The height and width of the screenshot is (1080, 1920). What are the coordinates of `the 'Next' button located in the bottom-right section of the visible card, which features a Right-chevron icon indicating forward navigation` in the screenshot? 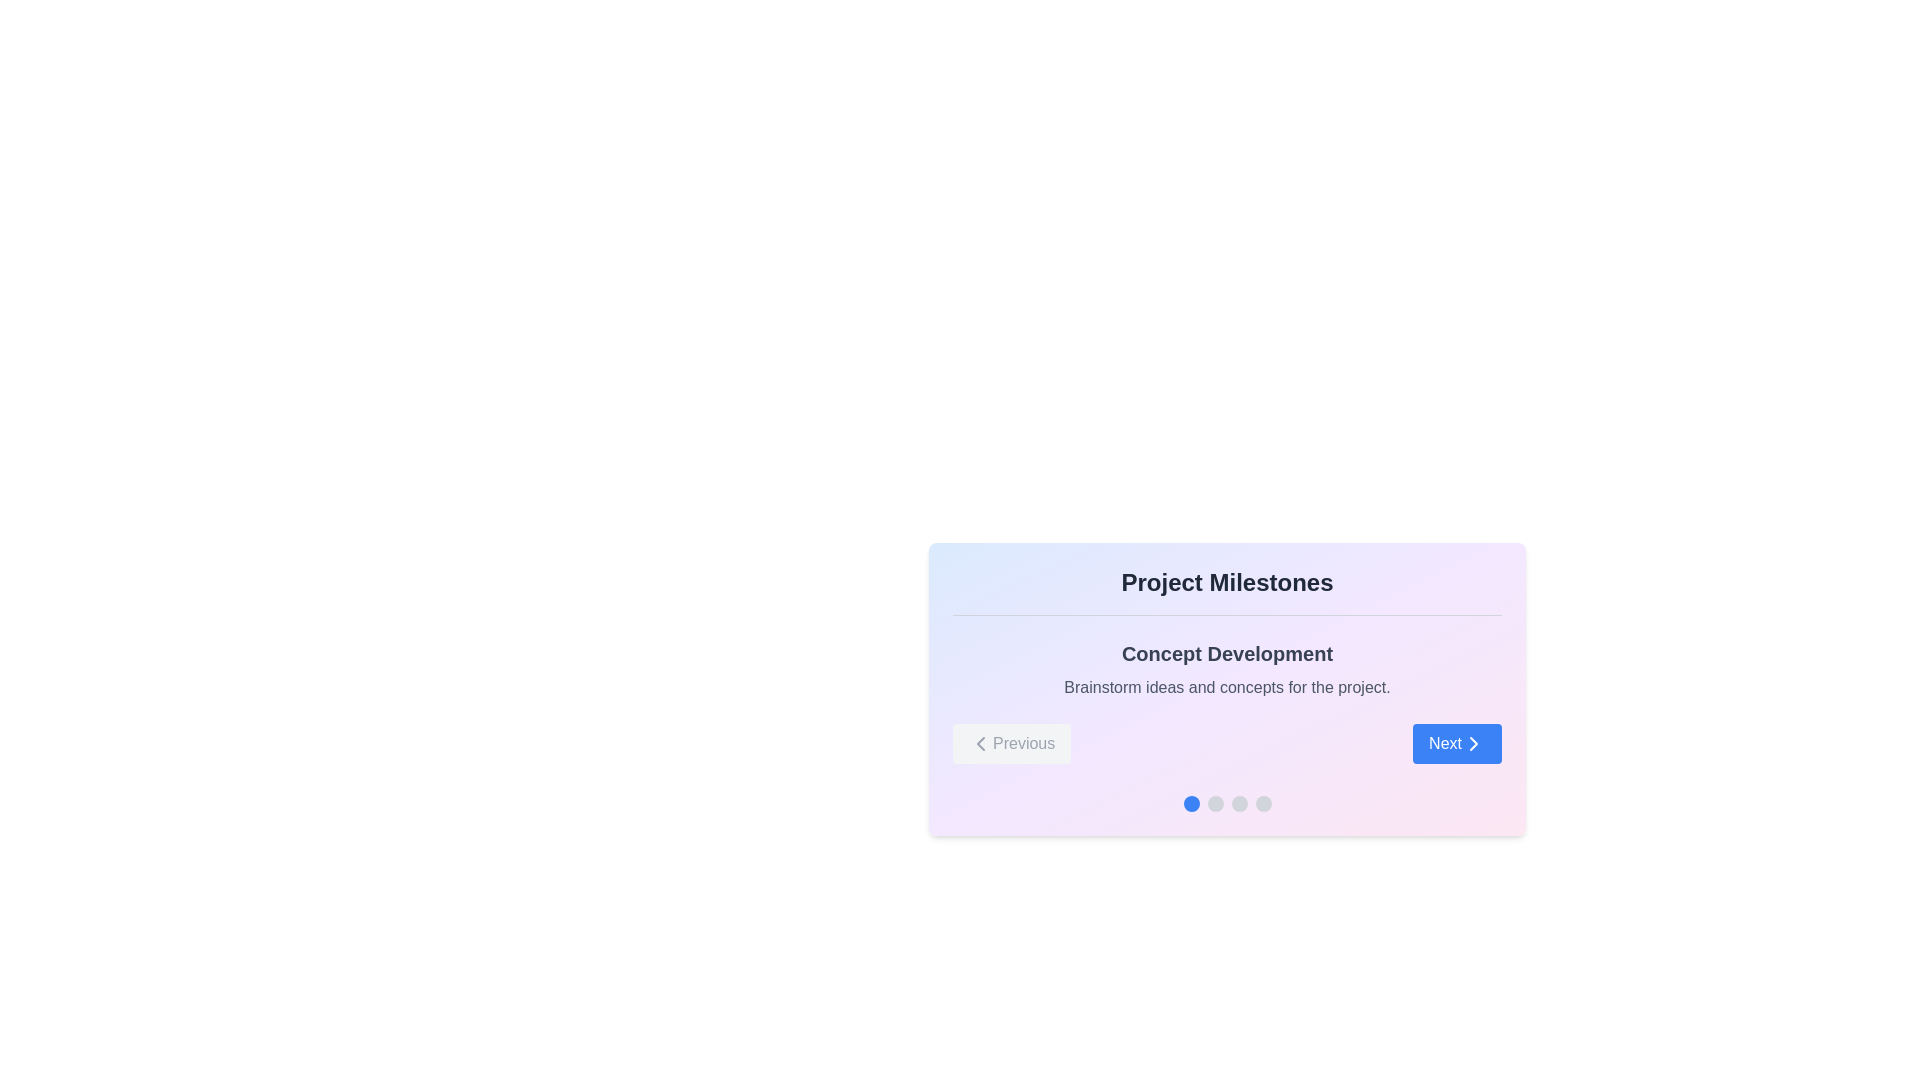 It's located at (1473, 744).